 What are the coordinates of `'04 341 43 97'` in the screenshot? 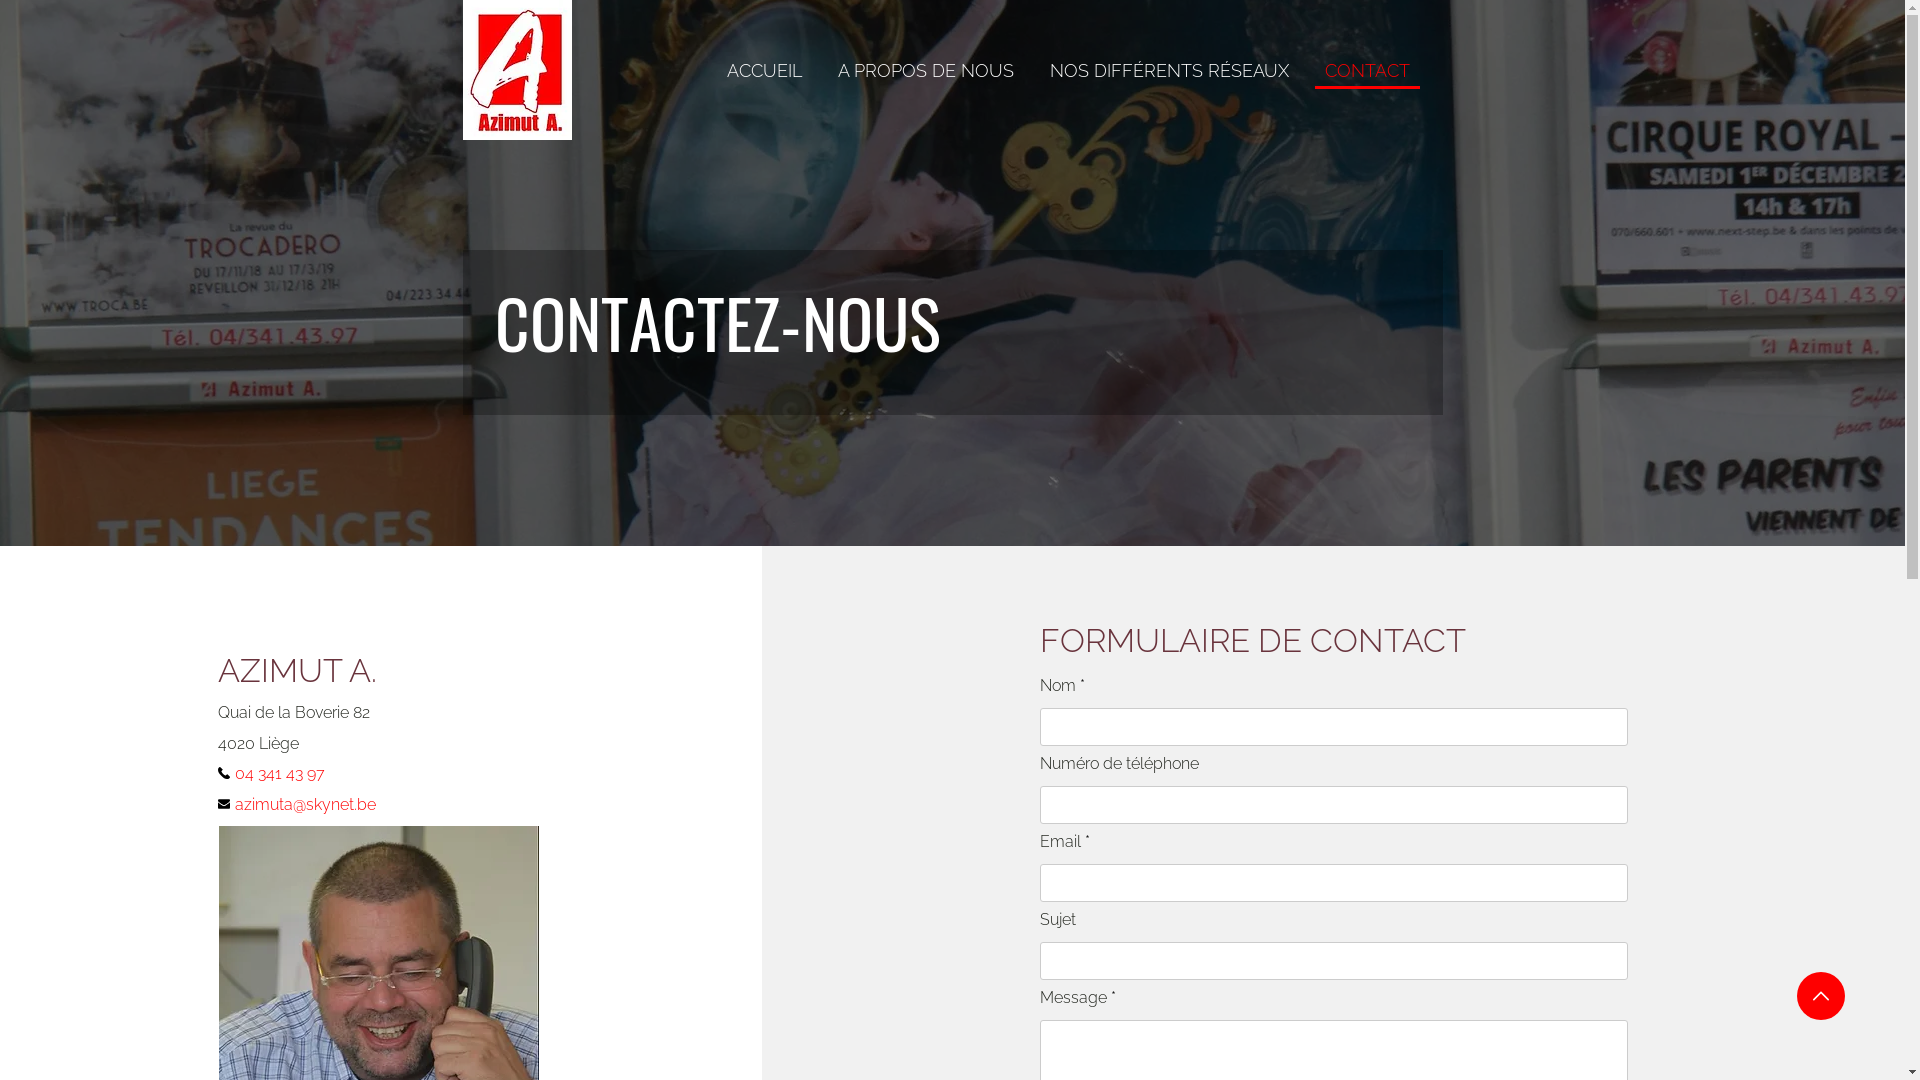 It's located at (291, 771).